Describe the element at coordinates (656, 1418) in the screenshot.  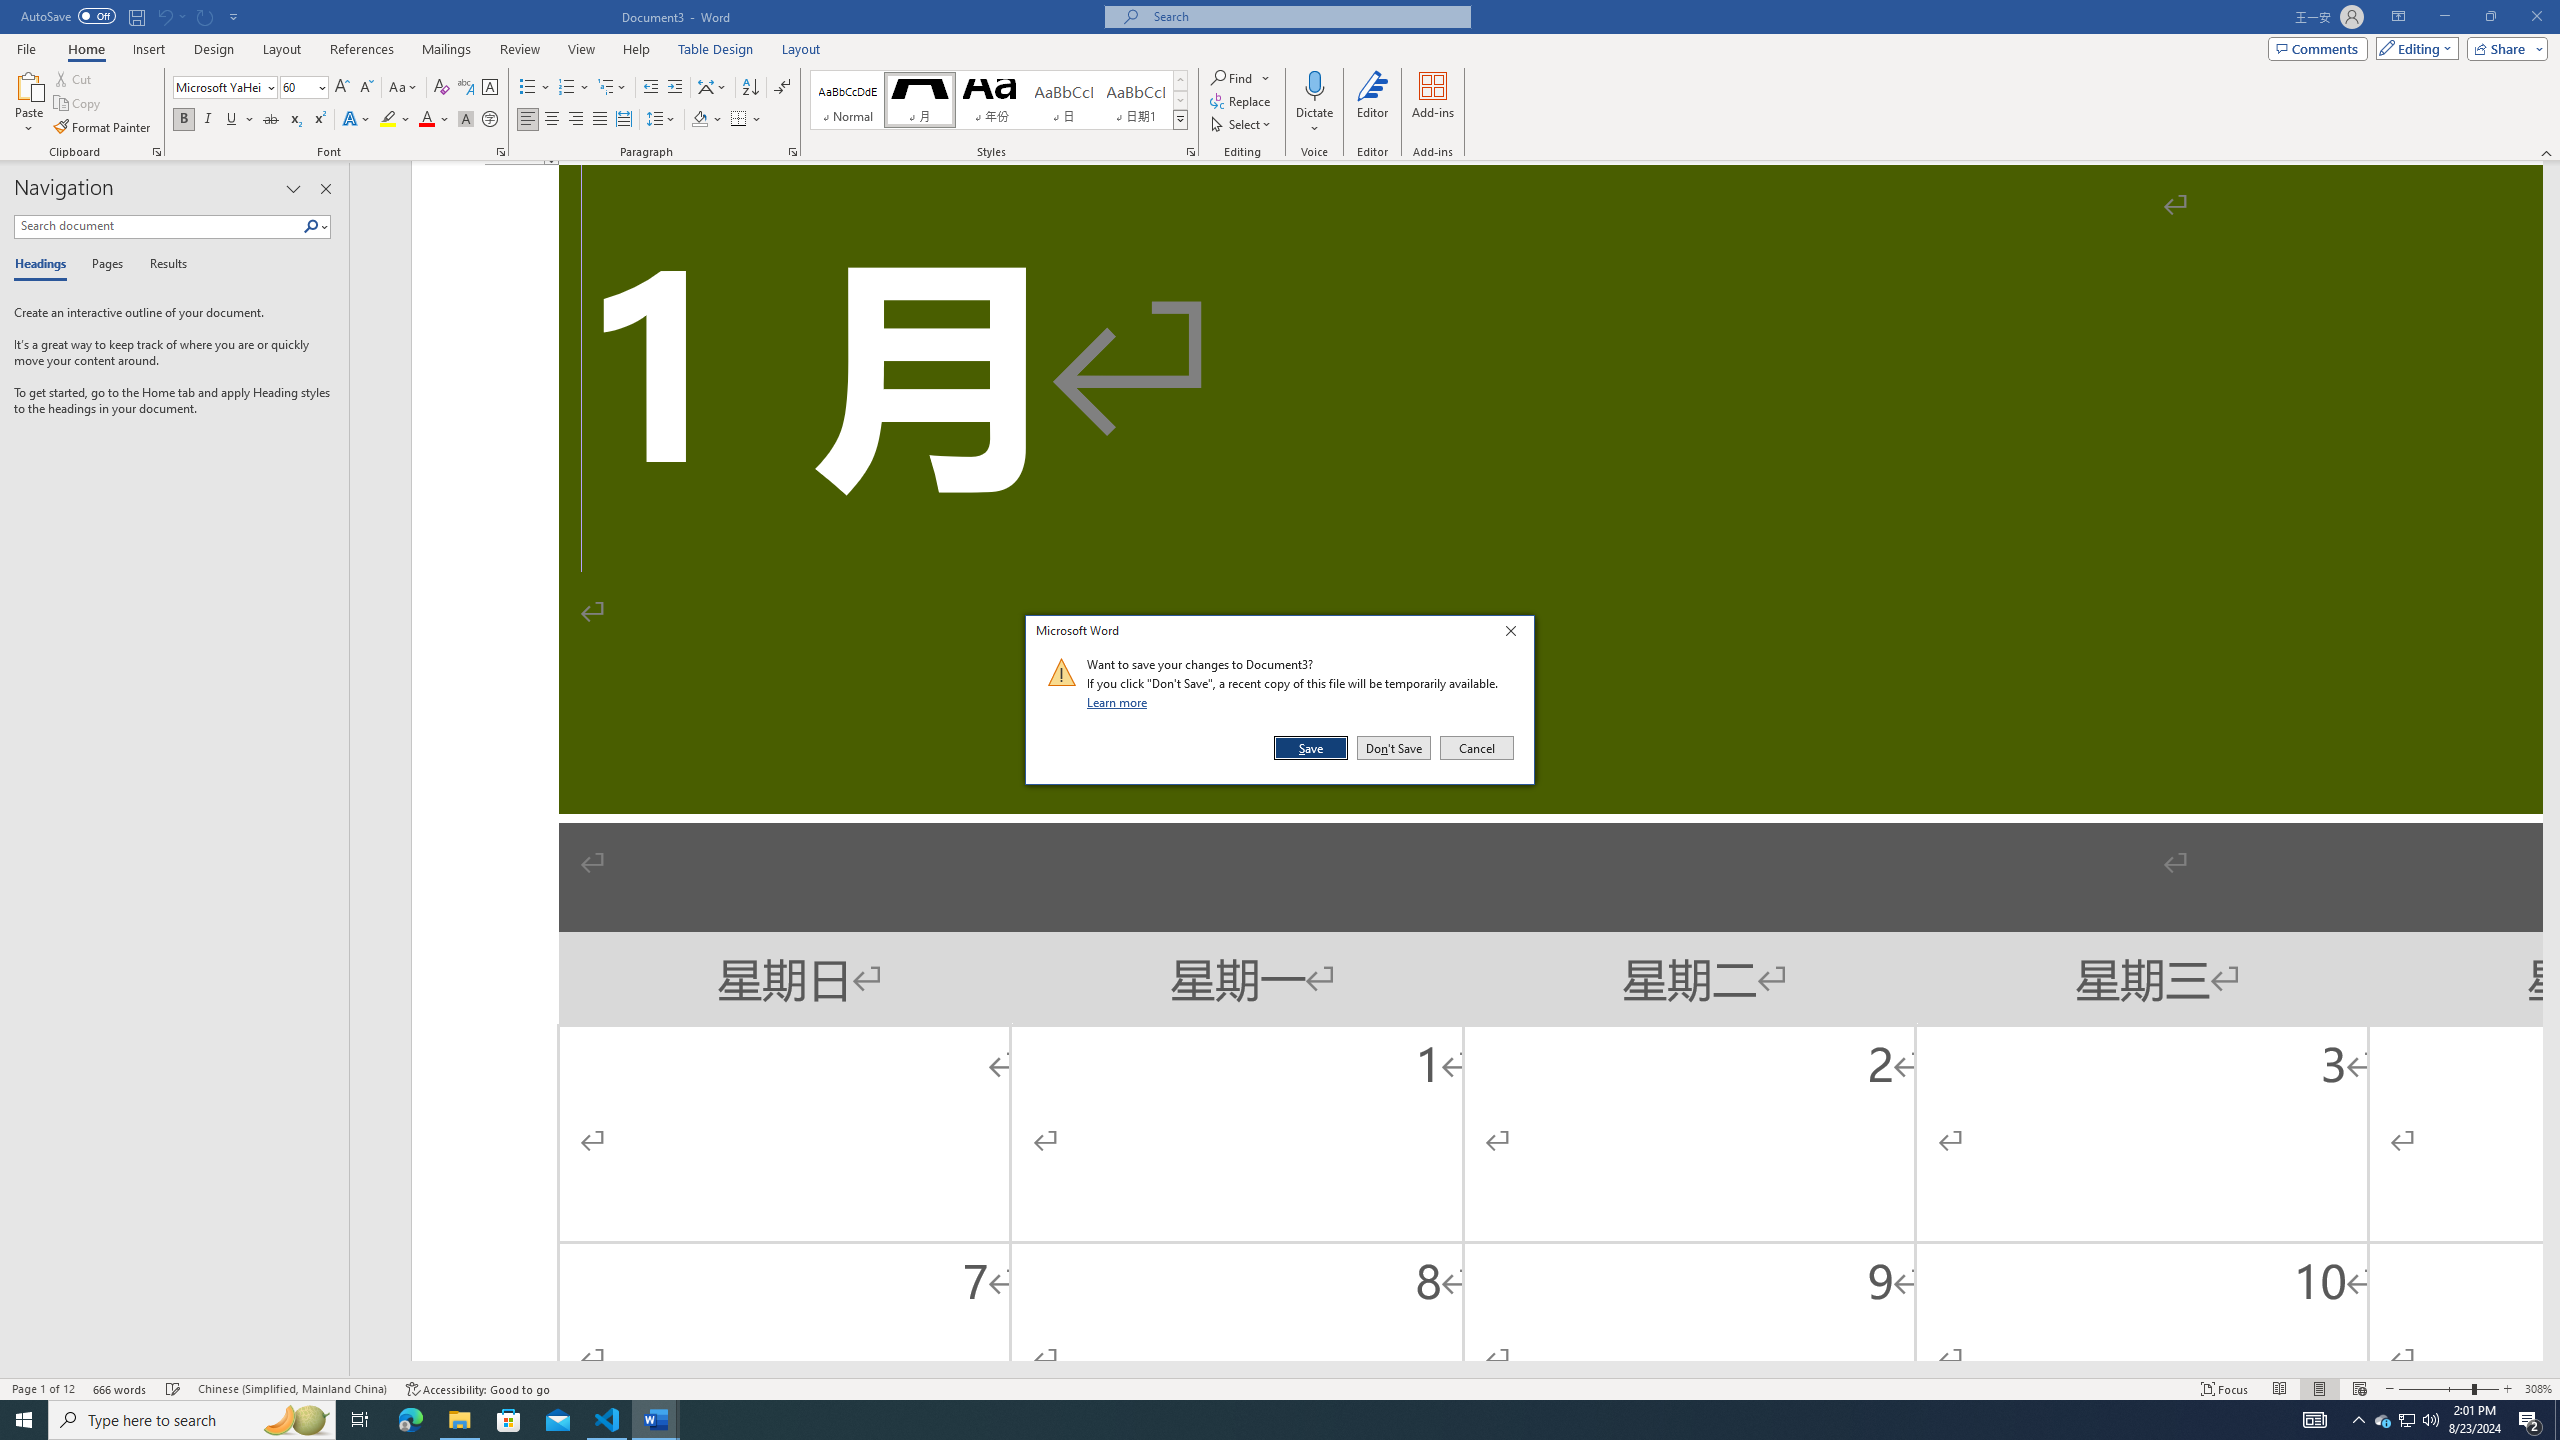
I see `'Word - 2 running windows'` at that location.